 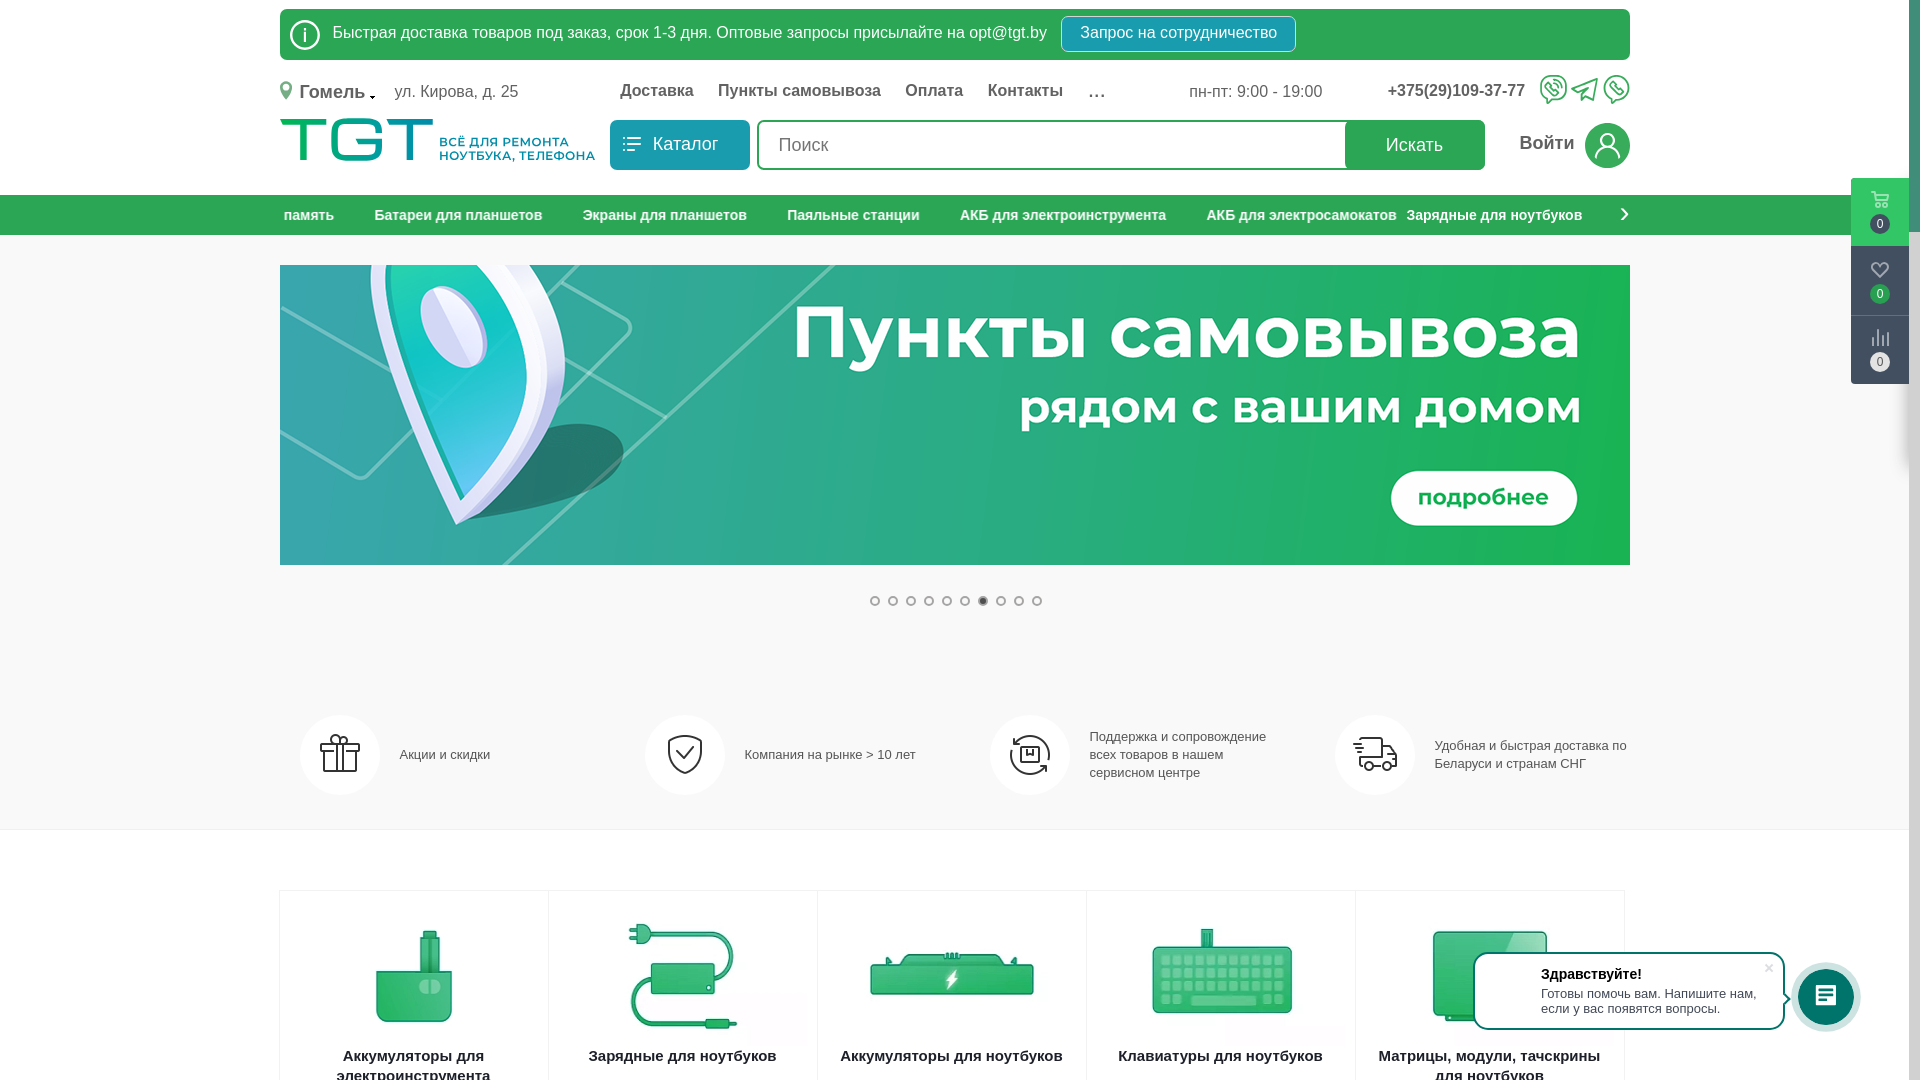 I want to click on '6', so click(x=960, y=600).